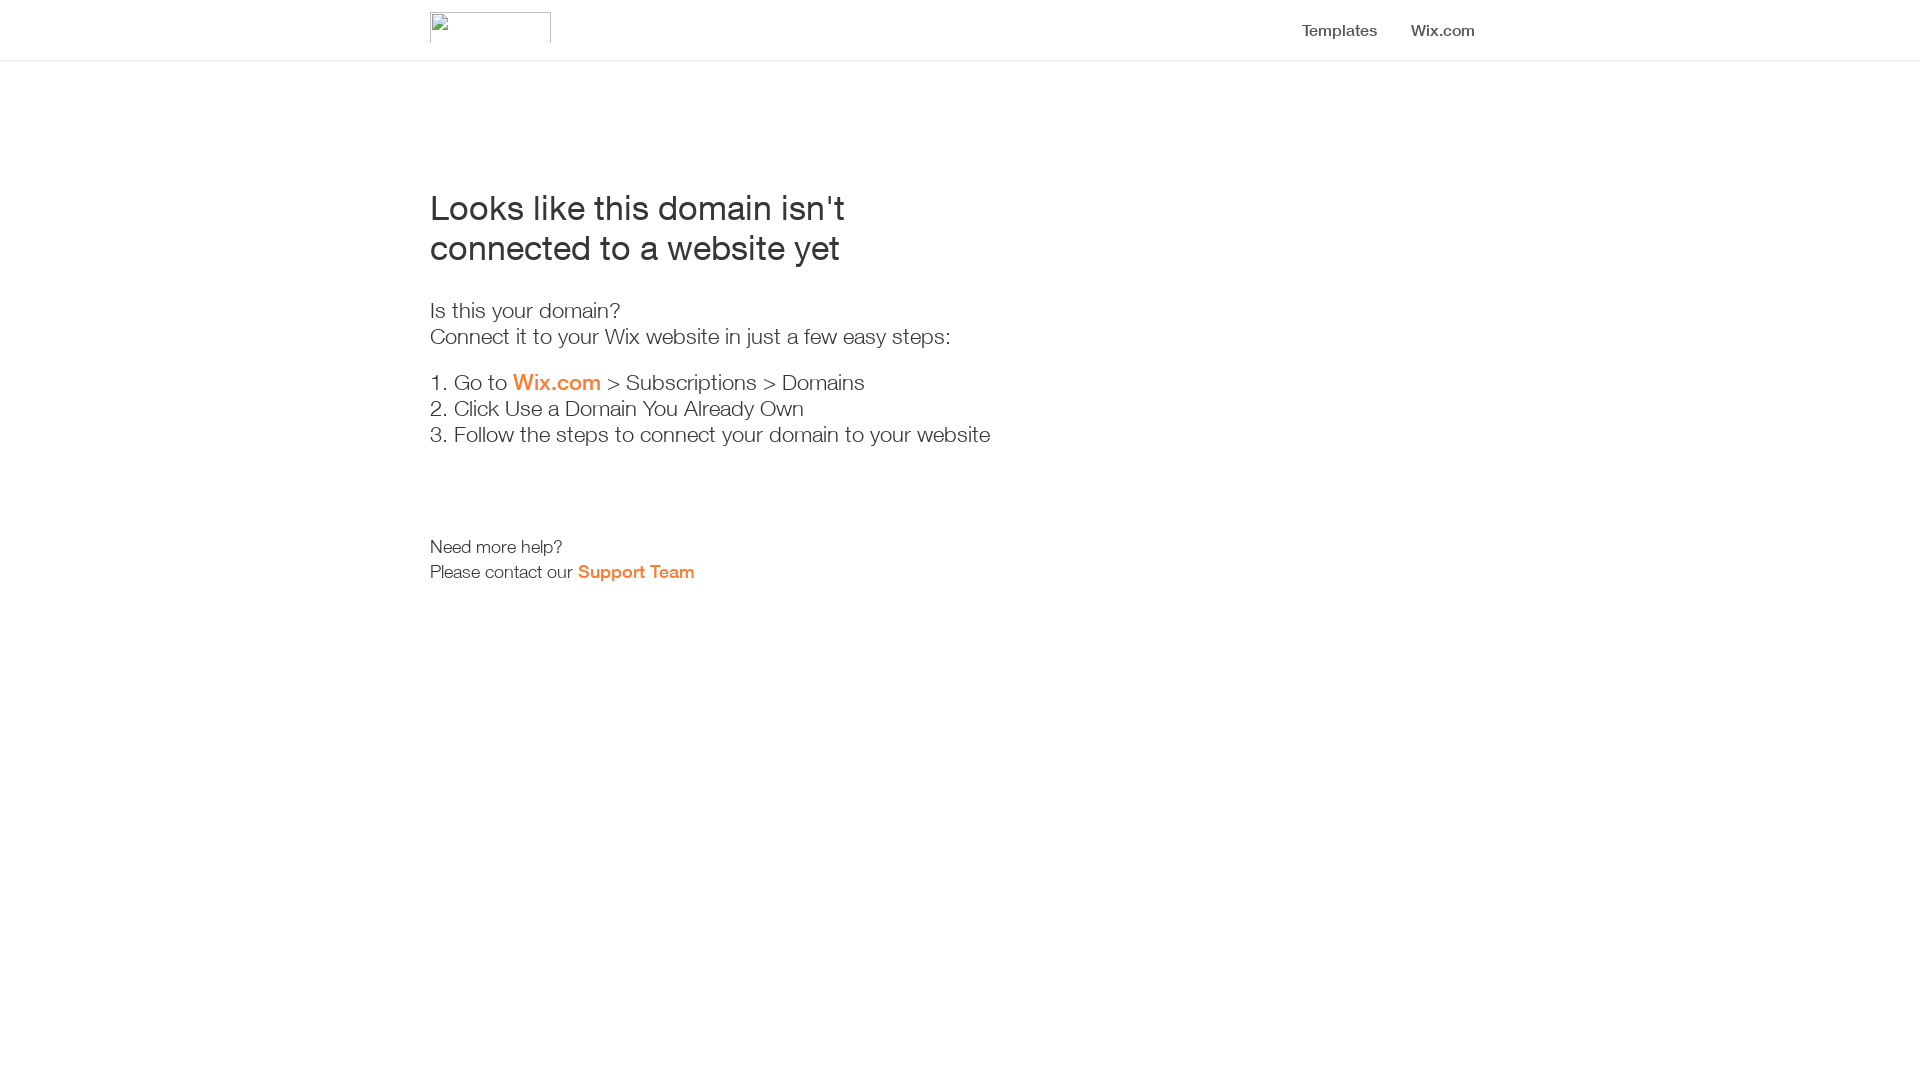  What do you see at coordinates (556, 381) in the screenshot?
I see `'Wix.com'` at bounding box center [556, 381].